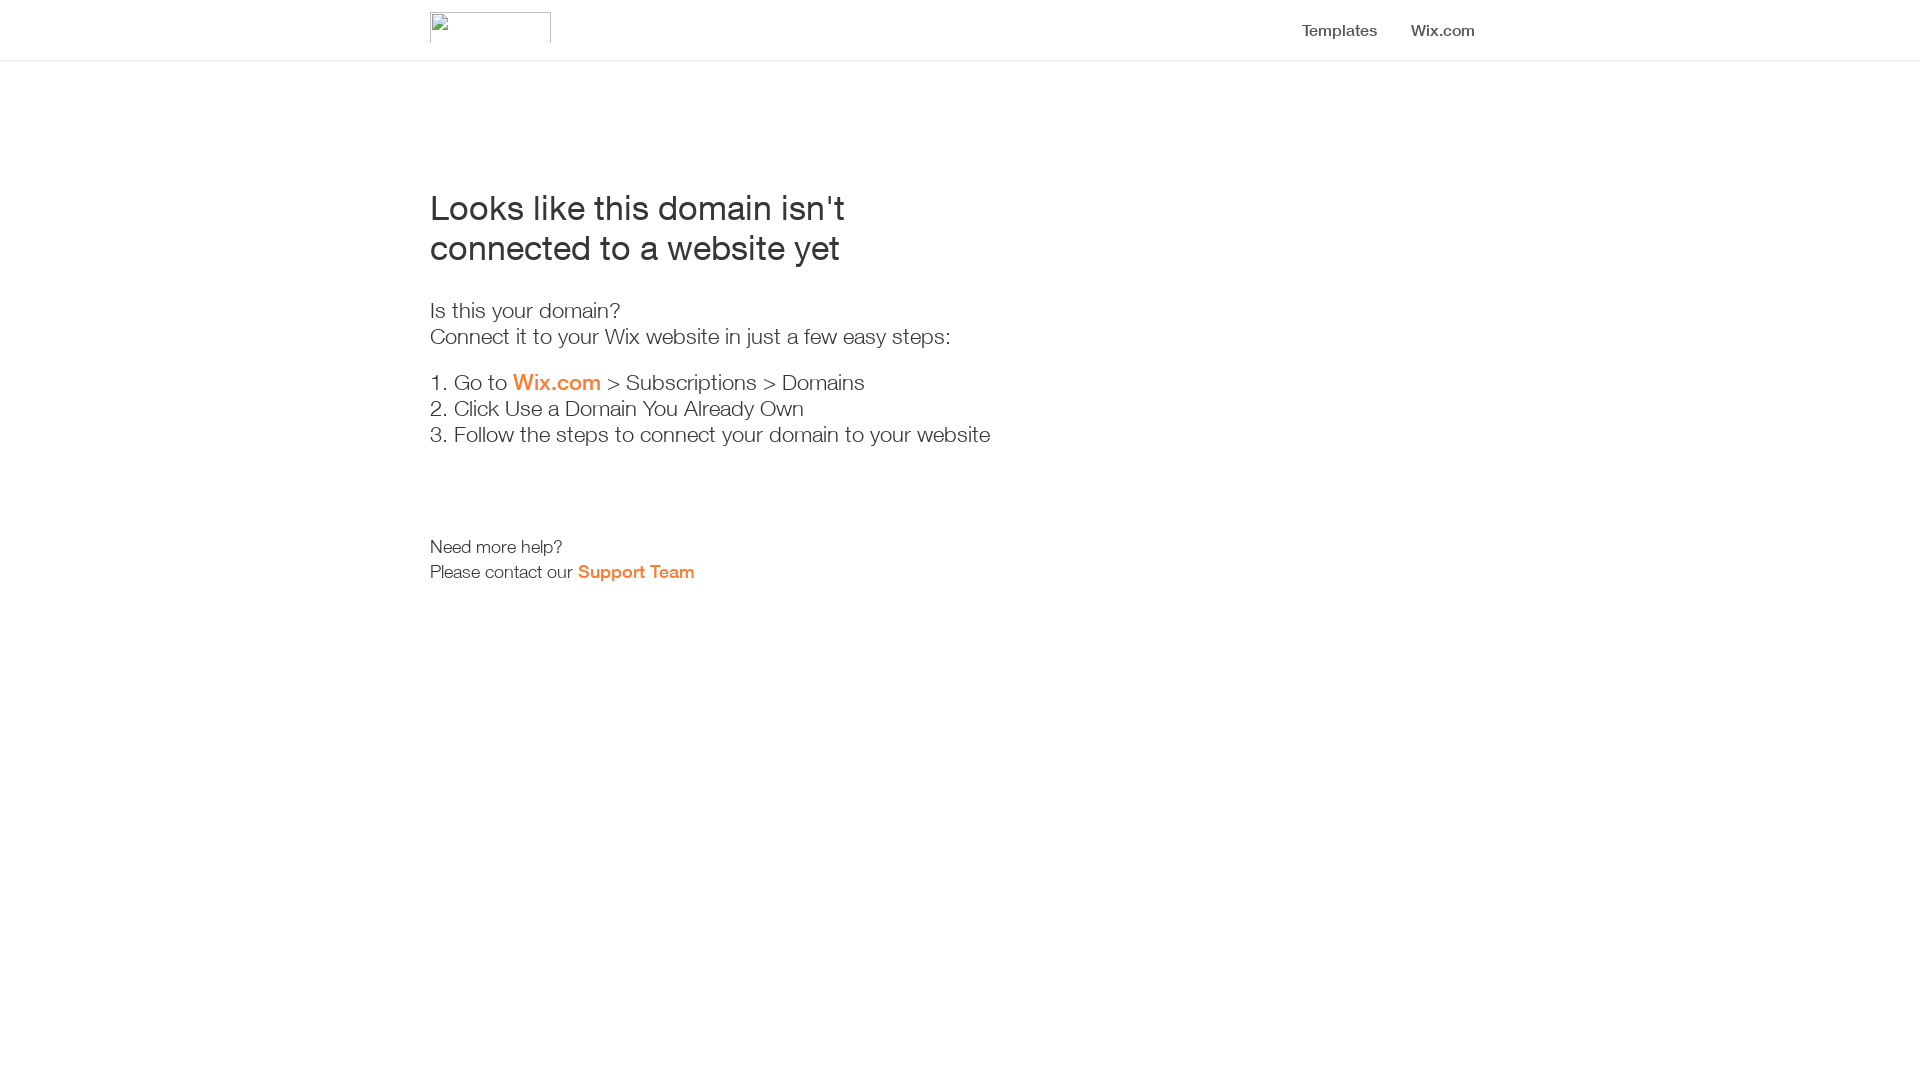  What do you see at coordinates (556, 381) in the screenshot?
I see `'Wix.com'` at bounding box center [556, 381].